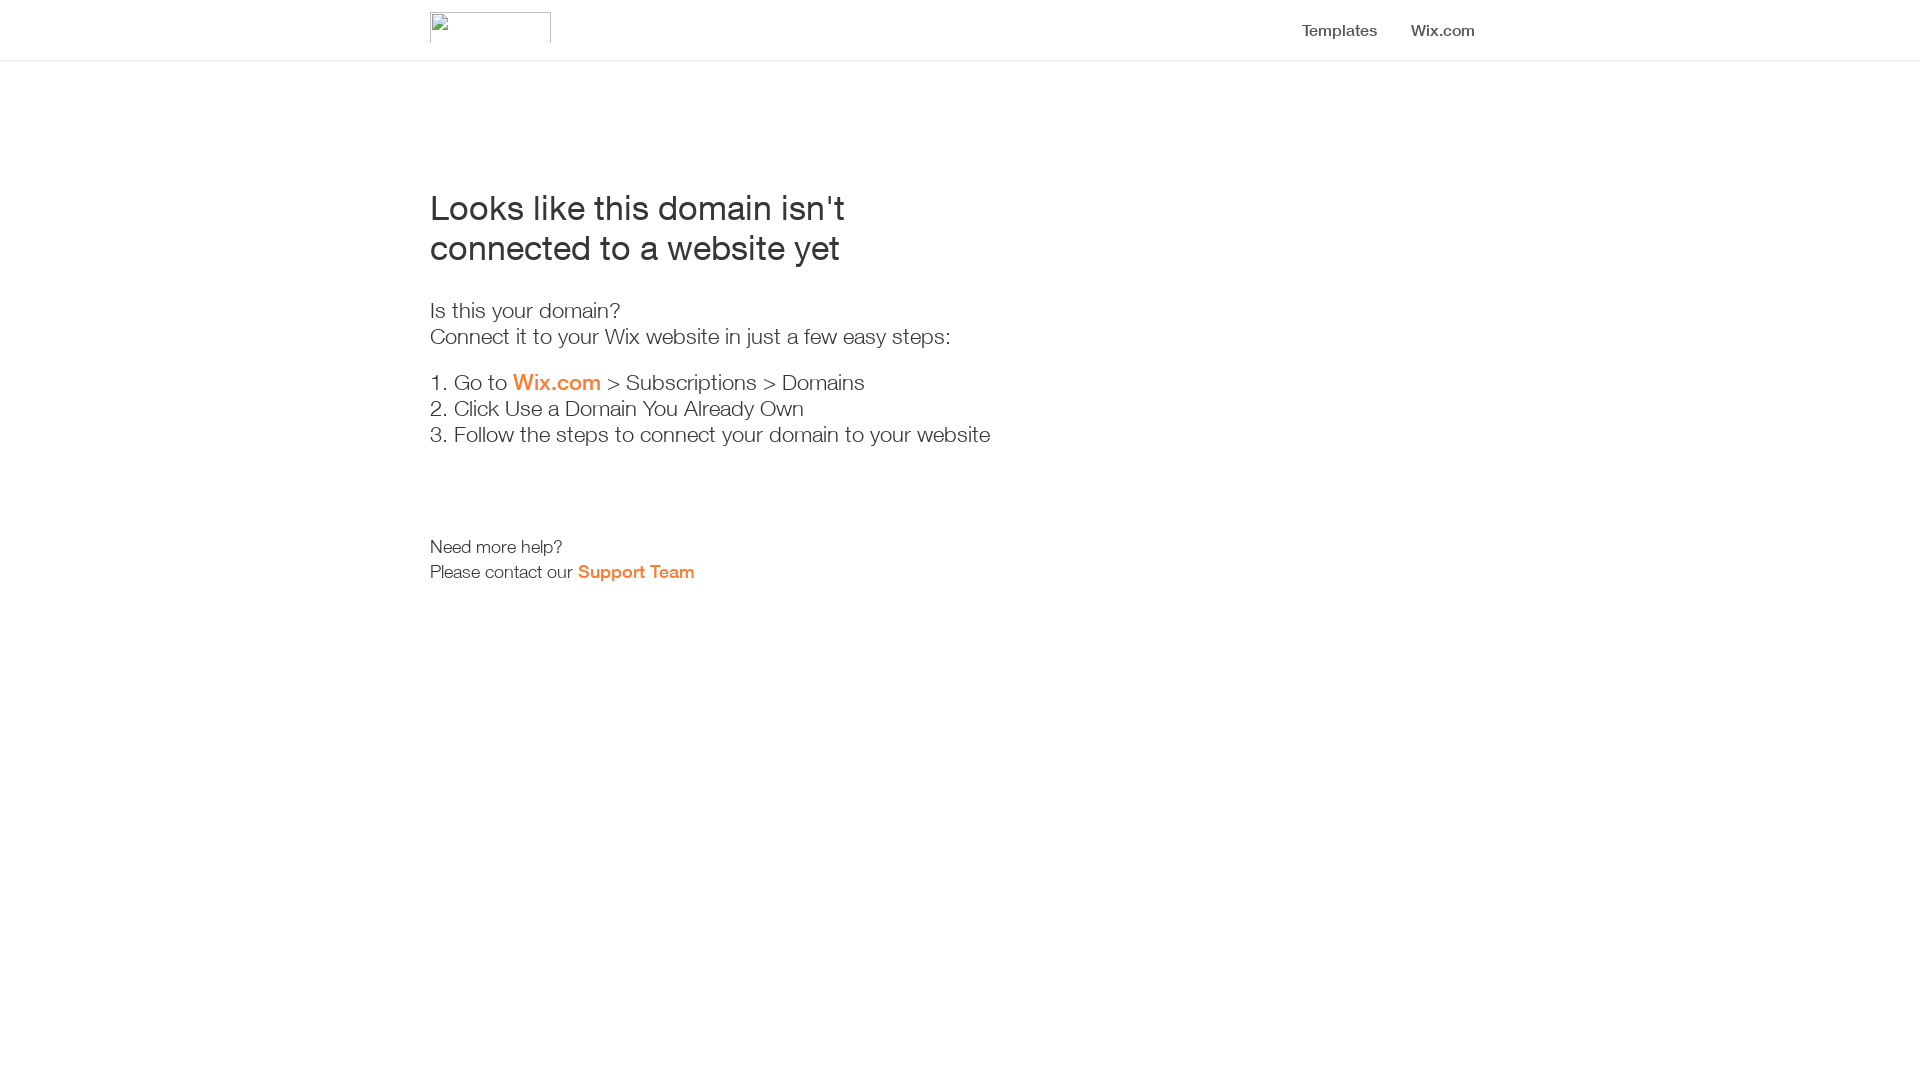  What do you see at coordinates (556, 381) in the screenshot?
I see `'Wix.com'` at bounding box center [556, 381].